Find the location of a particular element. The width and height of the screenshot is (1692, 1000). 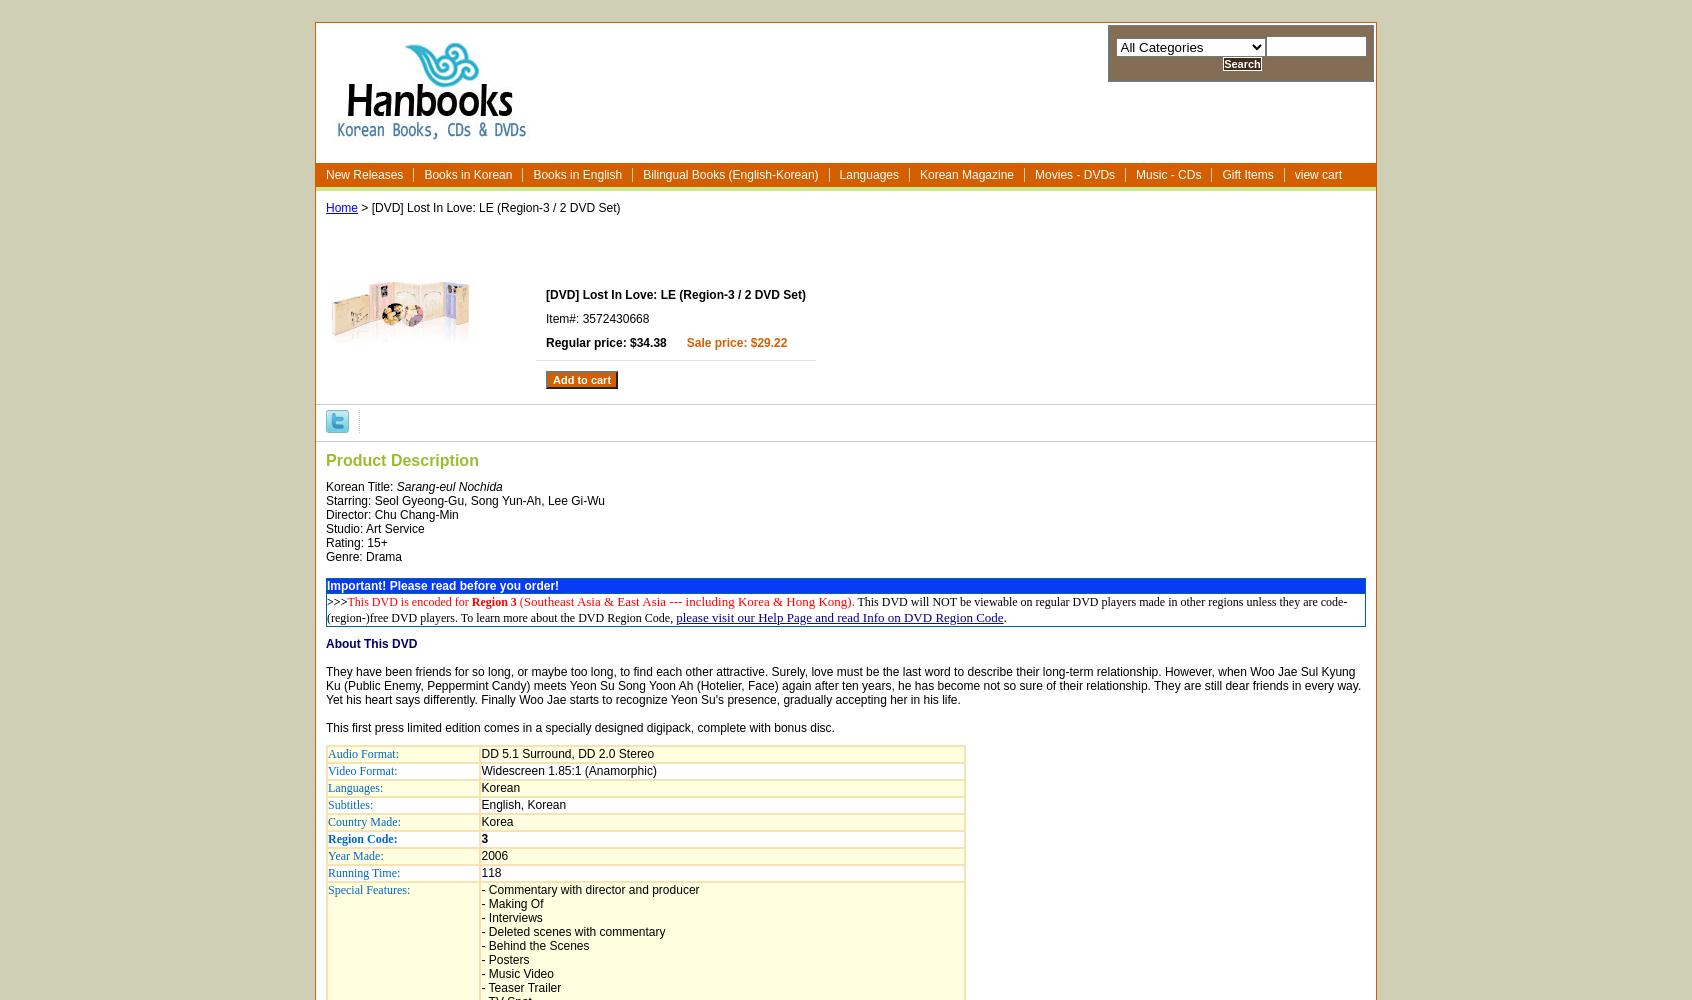

'- Teaser Trailer' is located at coordinates (480, 987).